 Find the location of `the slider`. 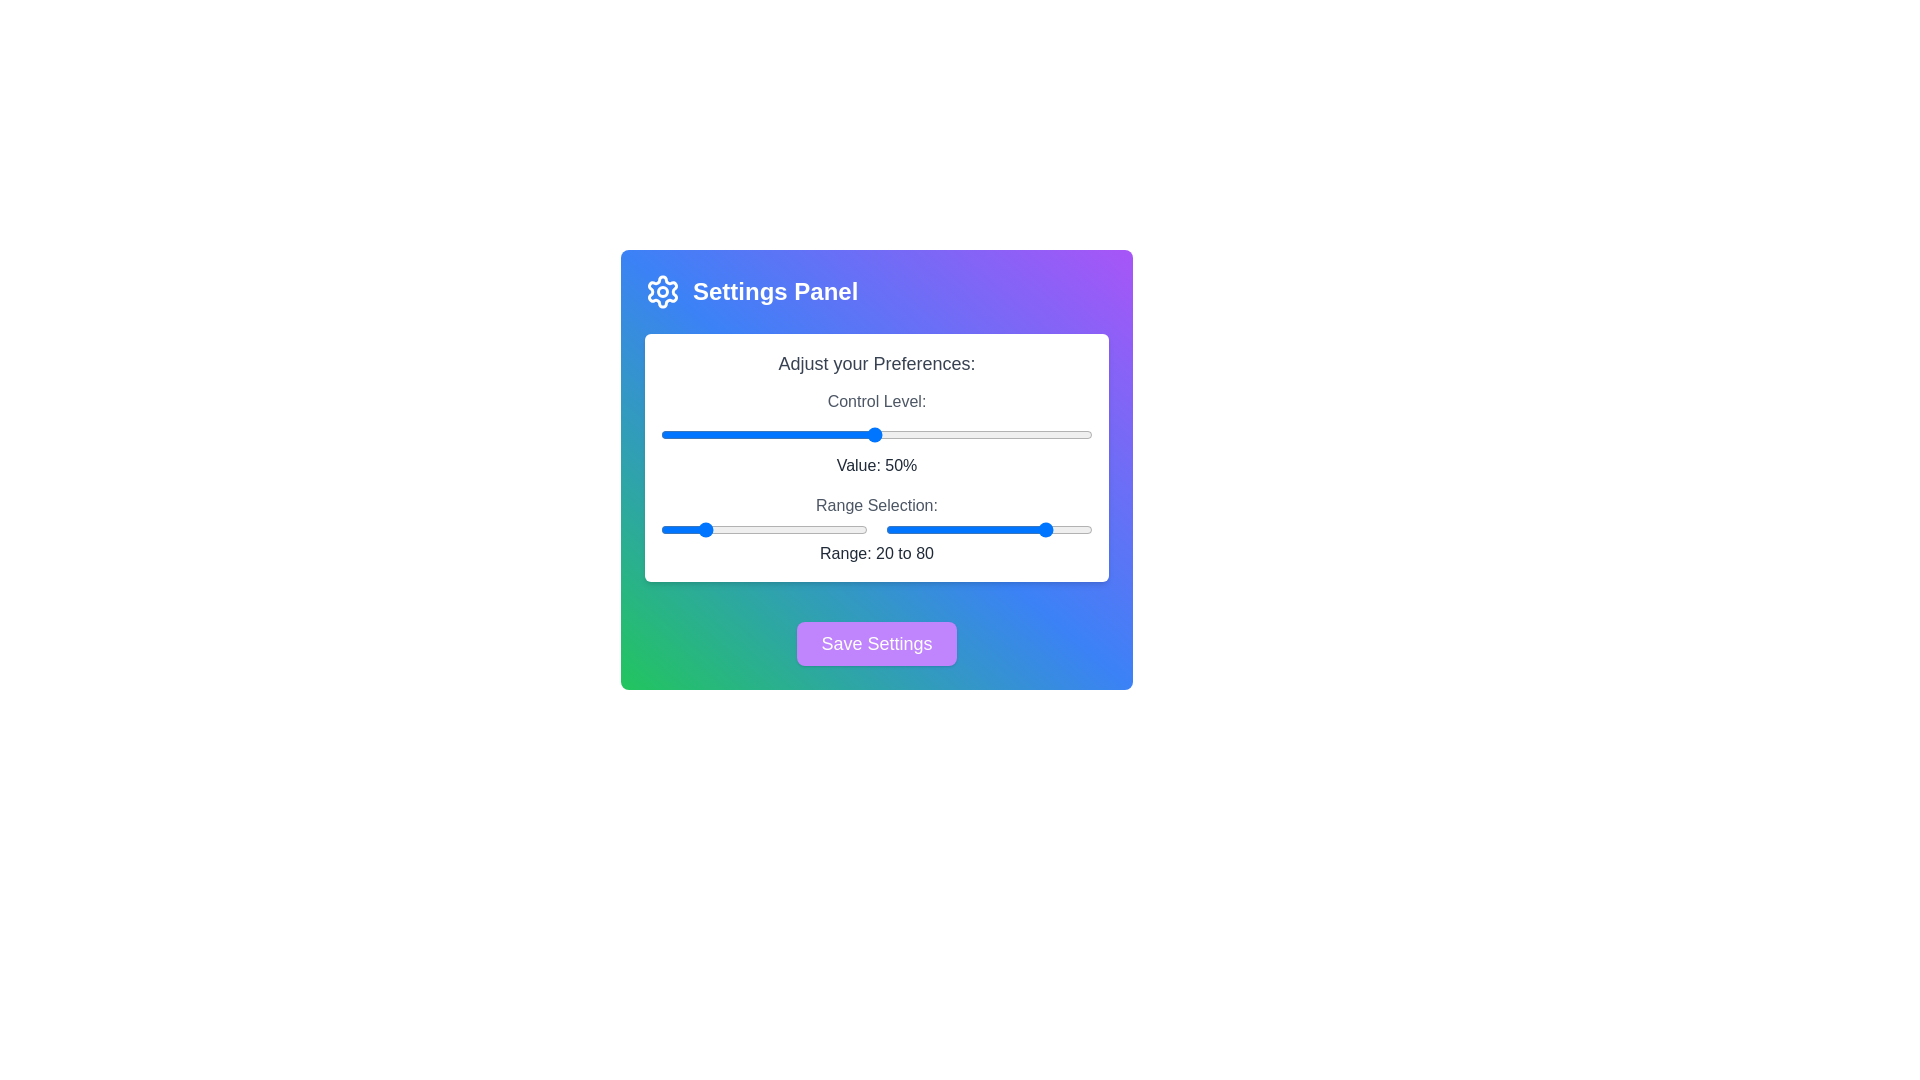

the slider is located at coordinates (801, 528).